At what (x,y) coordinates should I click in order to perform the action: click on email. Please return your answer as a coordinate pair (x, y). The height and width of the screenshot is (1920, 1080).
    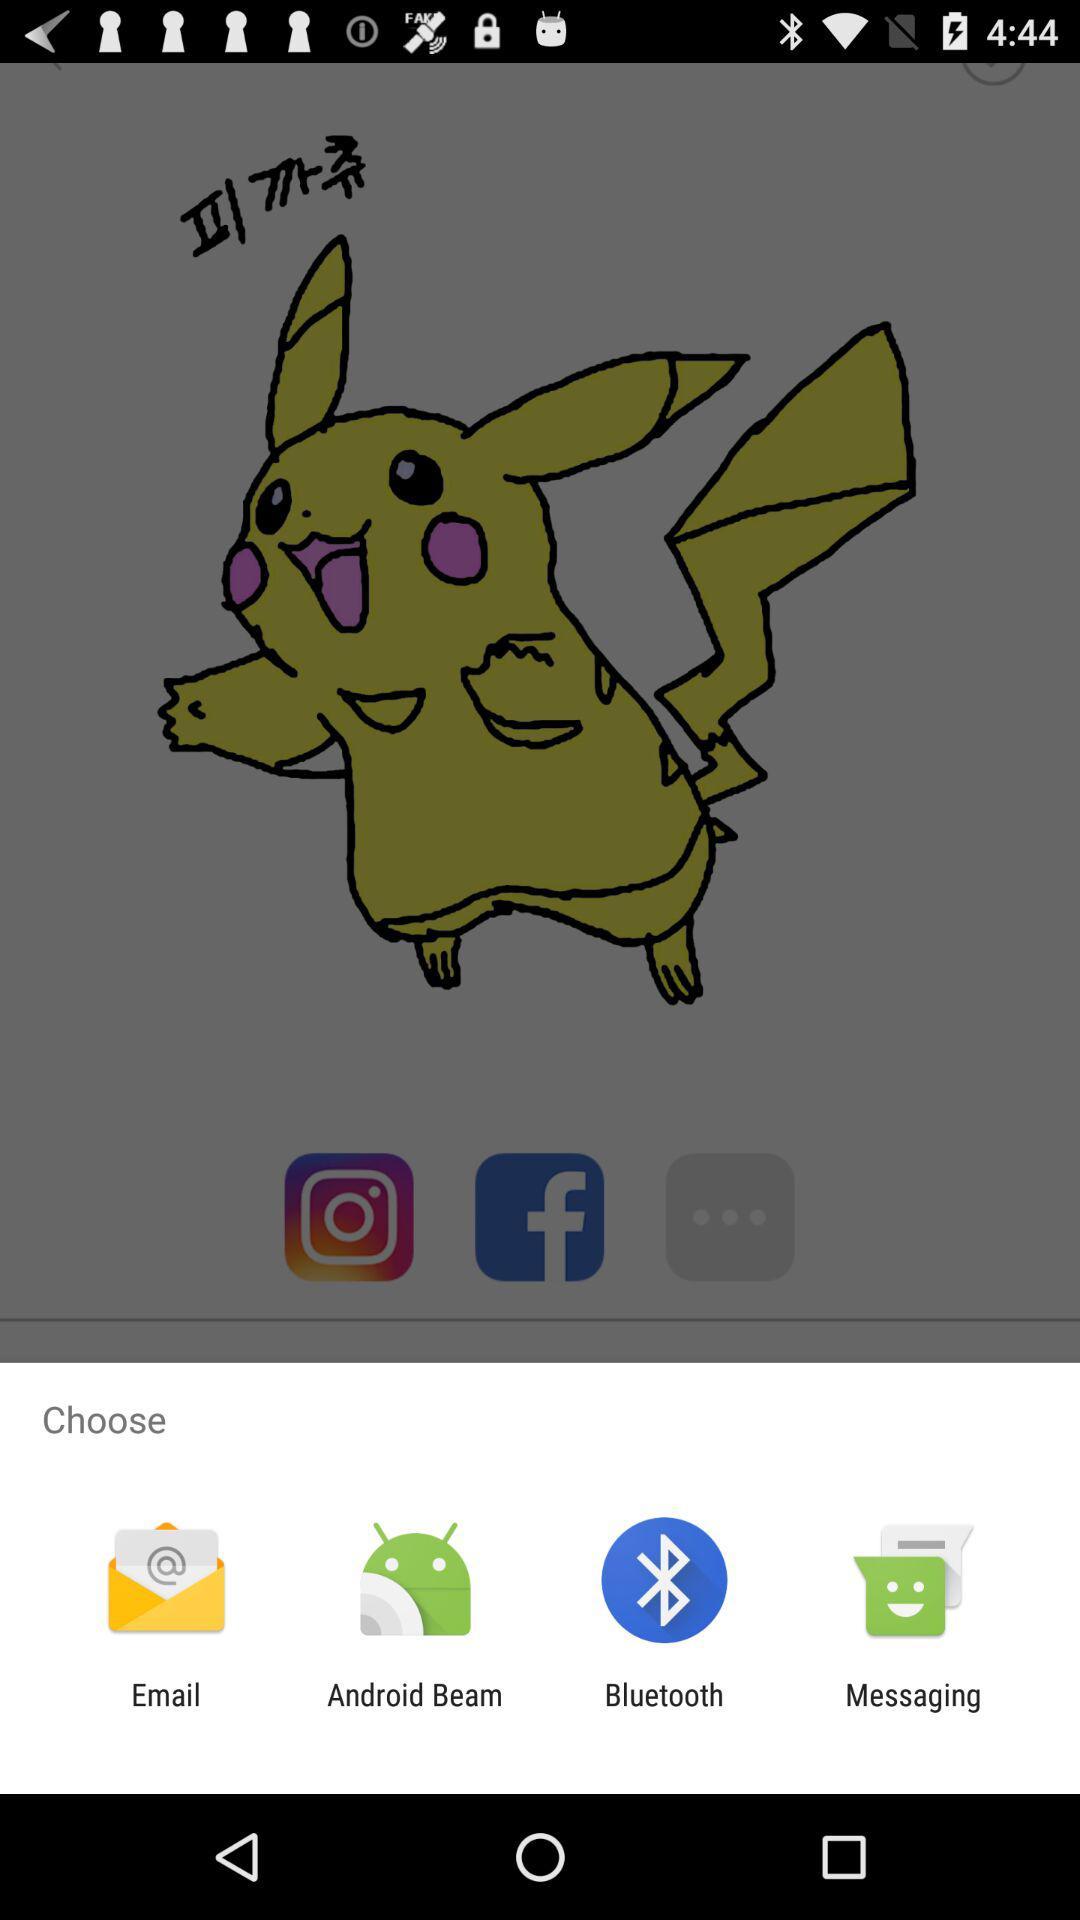
    Looking at the image, I should click on (165, 1711).